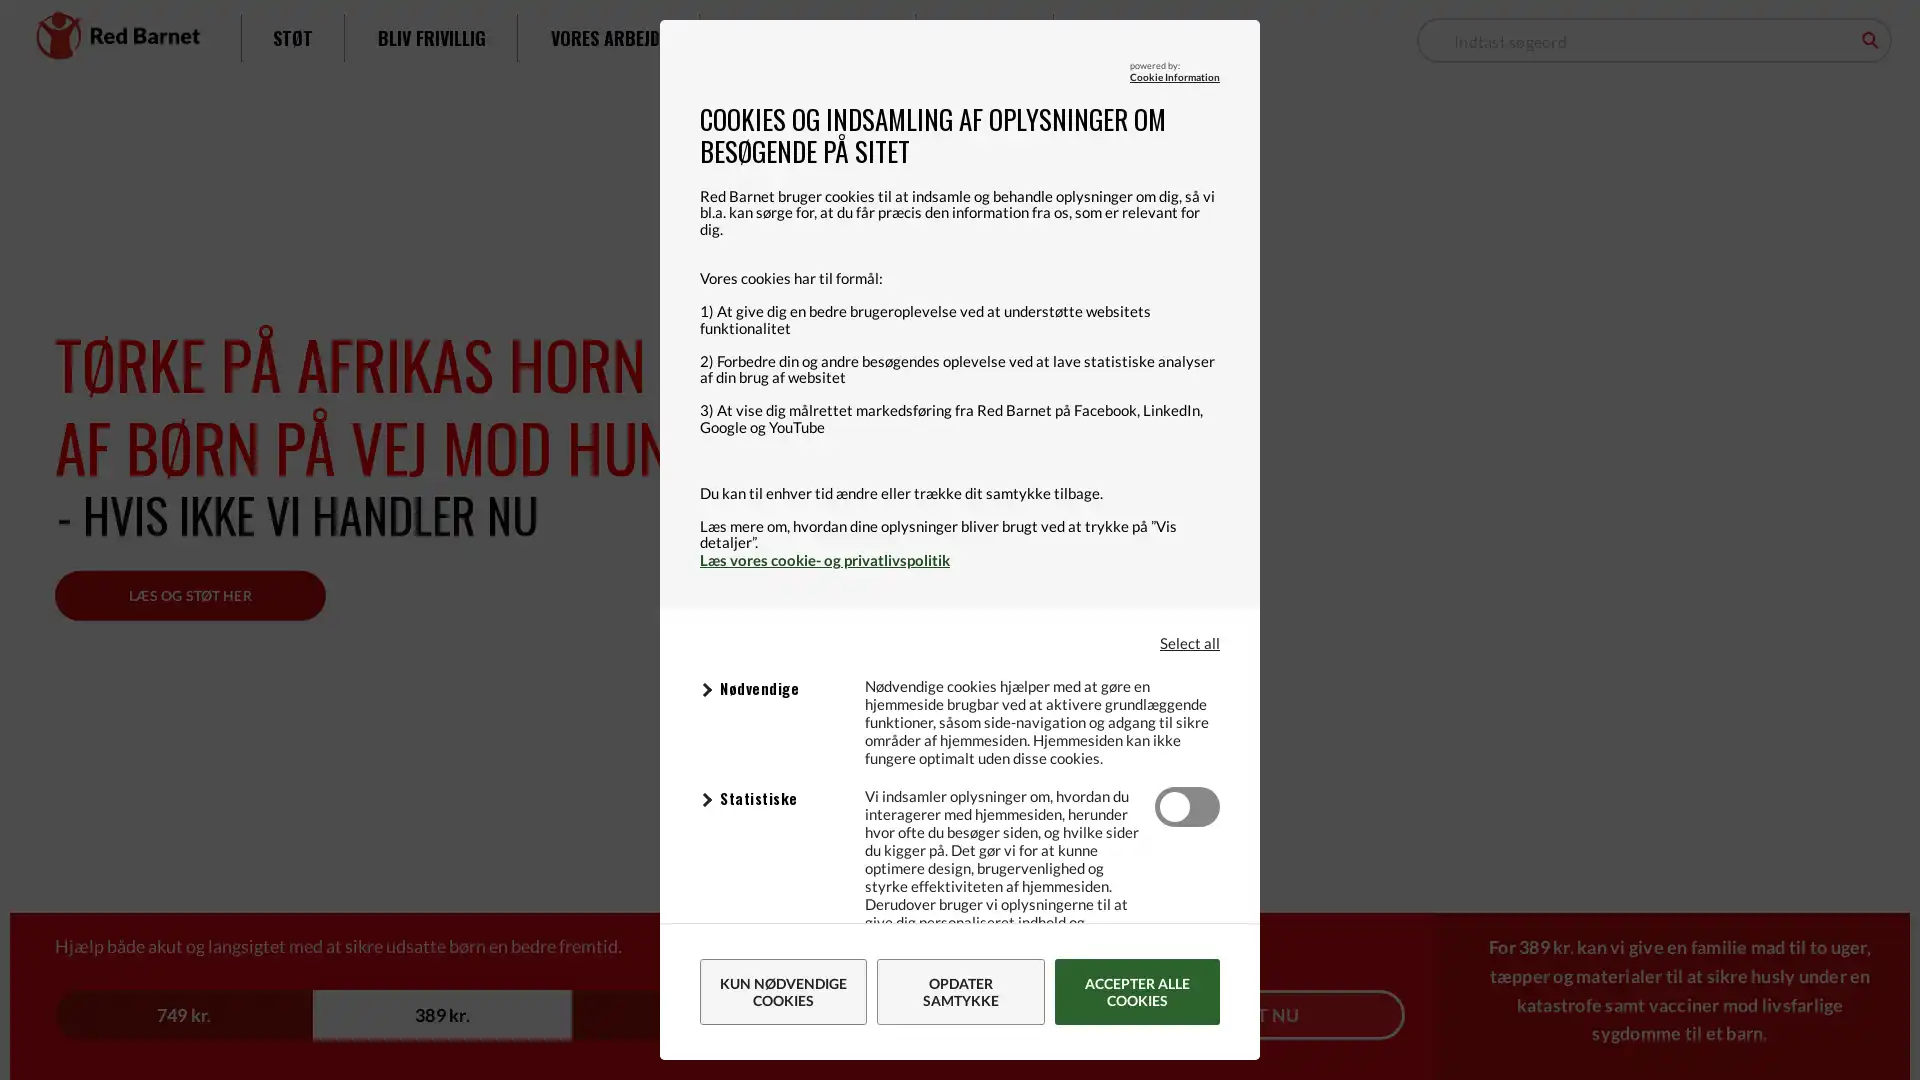 The width and height of the screenshot is (1920, 1080). What do you see at coordinates (771, 798) in the screenshot?
I see `Data Processor: Google Analytics Formal: Indsamler oplysninger om brugerne og deres aktivitet pa websitet til analyse og rapporteringsformal. Data Processor Privacy Policy: Google Analytics - Data Processor Privacy Policy Udlb: 2 ar Navn: _ga Udbyder: .tilmeld.redbarnet.dk Data Processor: Google Analytics Formal: Indsamler oplysninger om brugerne og deres aktivitet pa websitet til analyse og rapporteringsformal. Data Processor Privacy Policy: Google Analytics - Data Processor Privacy Policy Udlb: en dag Navn: _gid Udbyder: .tilmeld.redbarnet.dk Data Processor: Google Analytics Formal: Indsamler oplysninger om brugerne og deres aktivitet pa websitet til analyse og rapporteringsformal. Data Processor Privacy Policy: Google Analytics - Data Processor Privacy Policy Udlb: fa sekunder Navn: _gat_UA-xxx-xxx Udbyder: .tilmeld.redbarnet.dk` at bounding box center [771, 798].